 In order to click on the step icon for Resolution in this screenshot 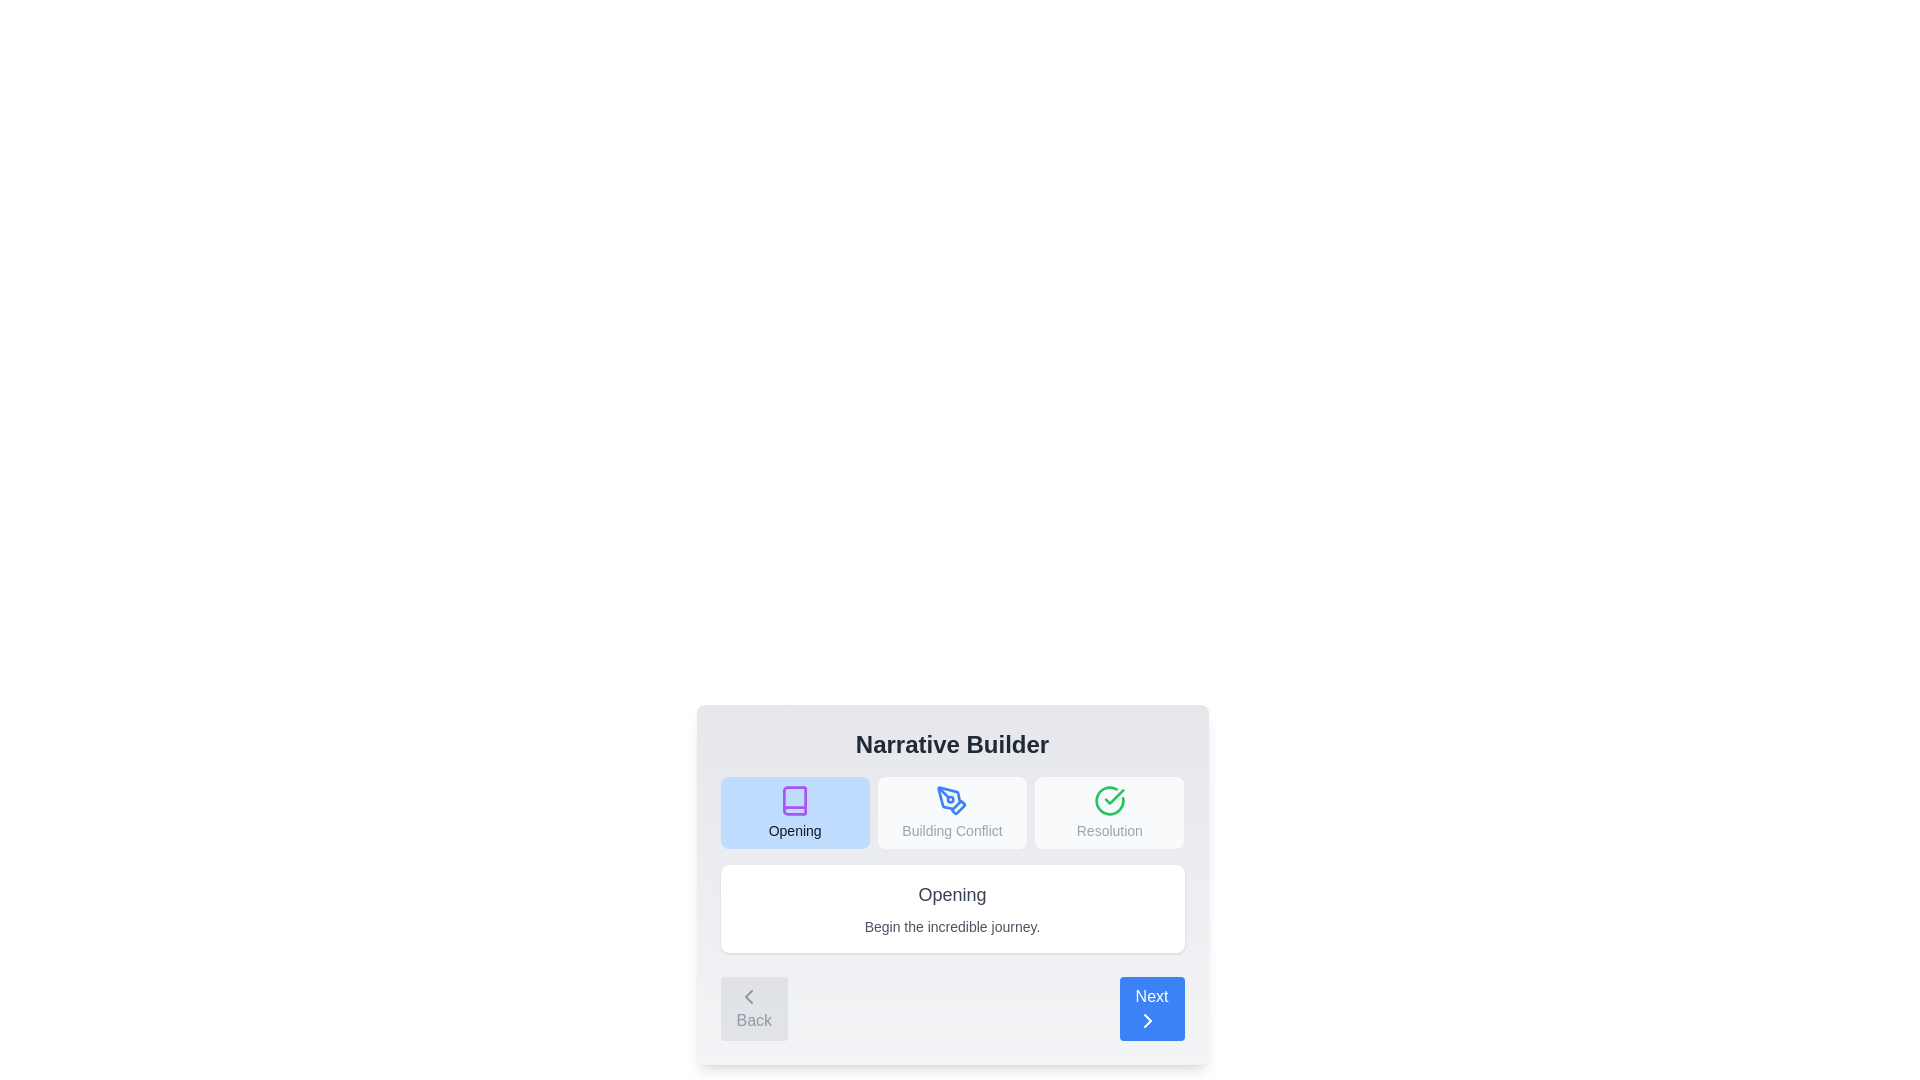, I will do `click(1108, 813)`.